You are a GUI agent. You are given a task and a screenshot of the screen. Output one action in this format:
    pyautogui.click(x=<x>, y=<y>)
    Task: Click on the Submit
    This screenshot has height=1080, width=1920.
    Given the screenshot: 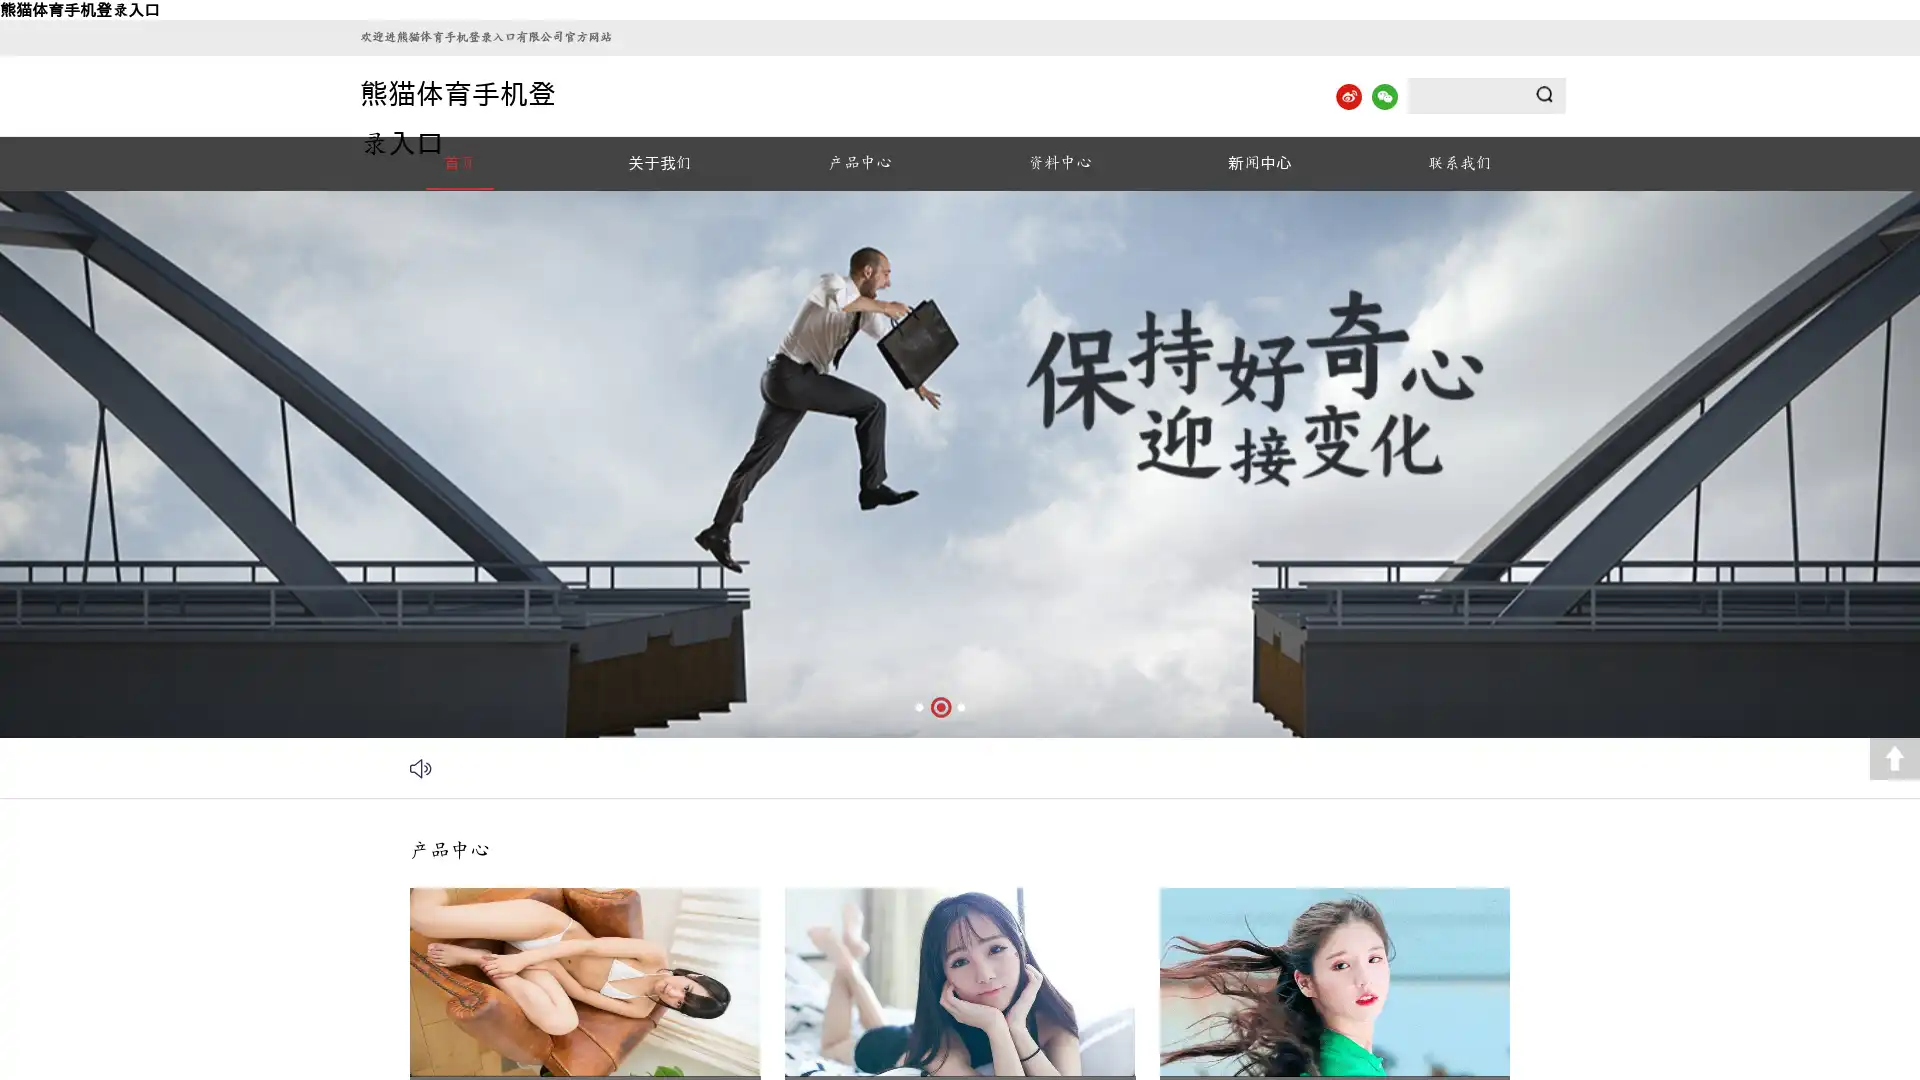 What is the action you would take?
    pyautogui.click(x=1544, y=95)
    